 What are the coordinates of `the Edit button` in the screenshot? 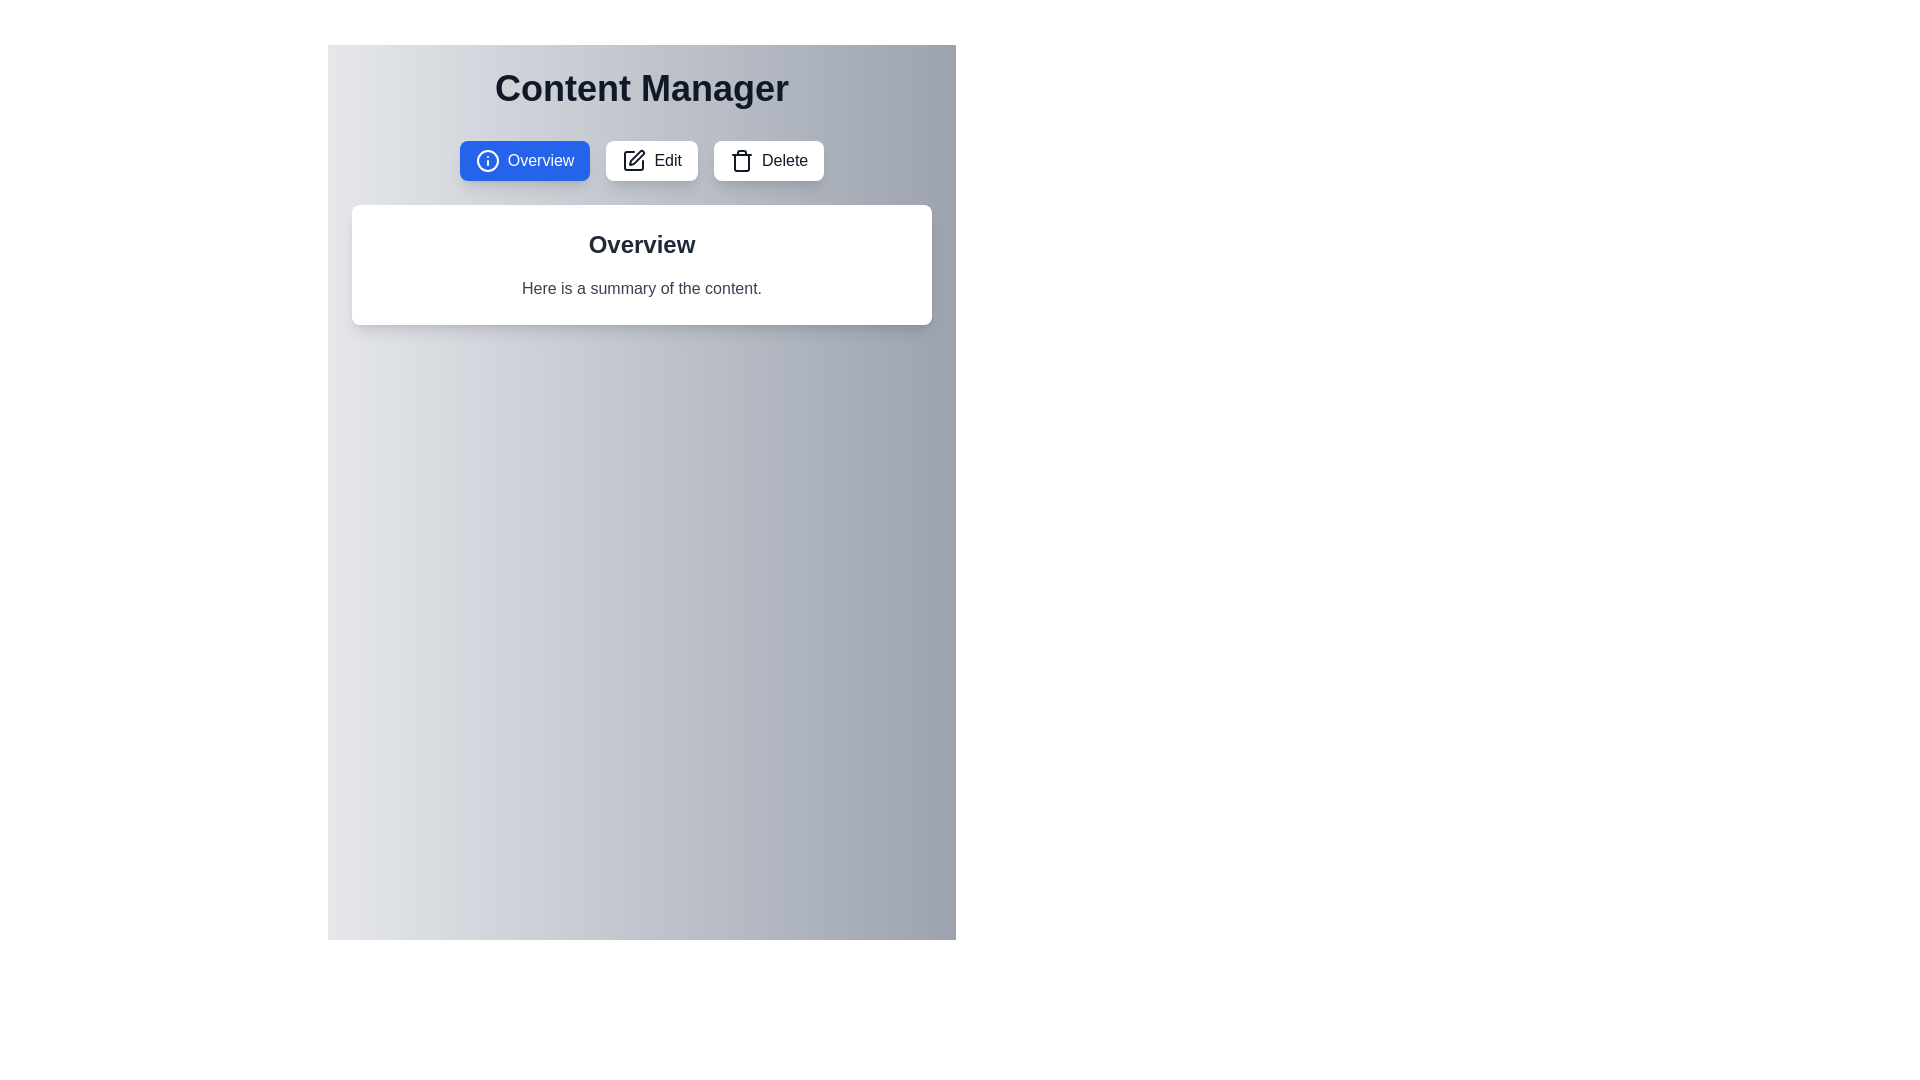 It's located at (652, 160).